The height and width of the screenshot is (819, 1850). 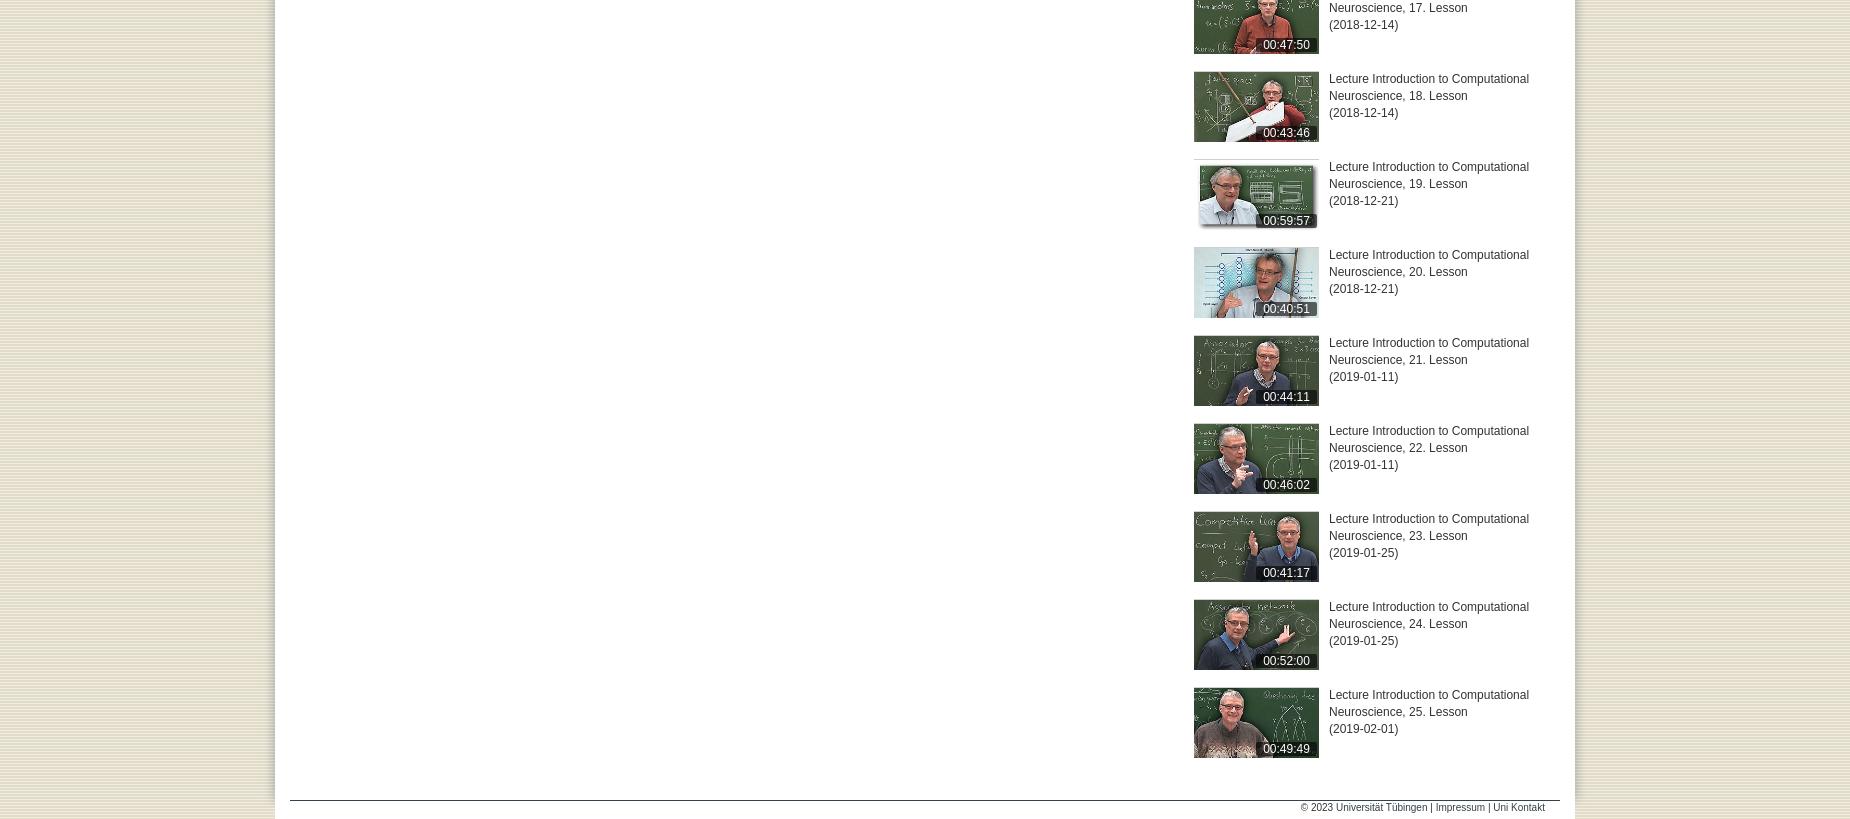 What do you see at coordinates (1428, 87) in the screenshot?
I see `'Lecture Introduction to Computational Neuroscience, 18. Lesson'` at bounding box center [1428, 87].